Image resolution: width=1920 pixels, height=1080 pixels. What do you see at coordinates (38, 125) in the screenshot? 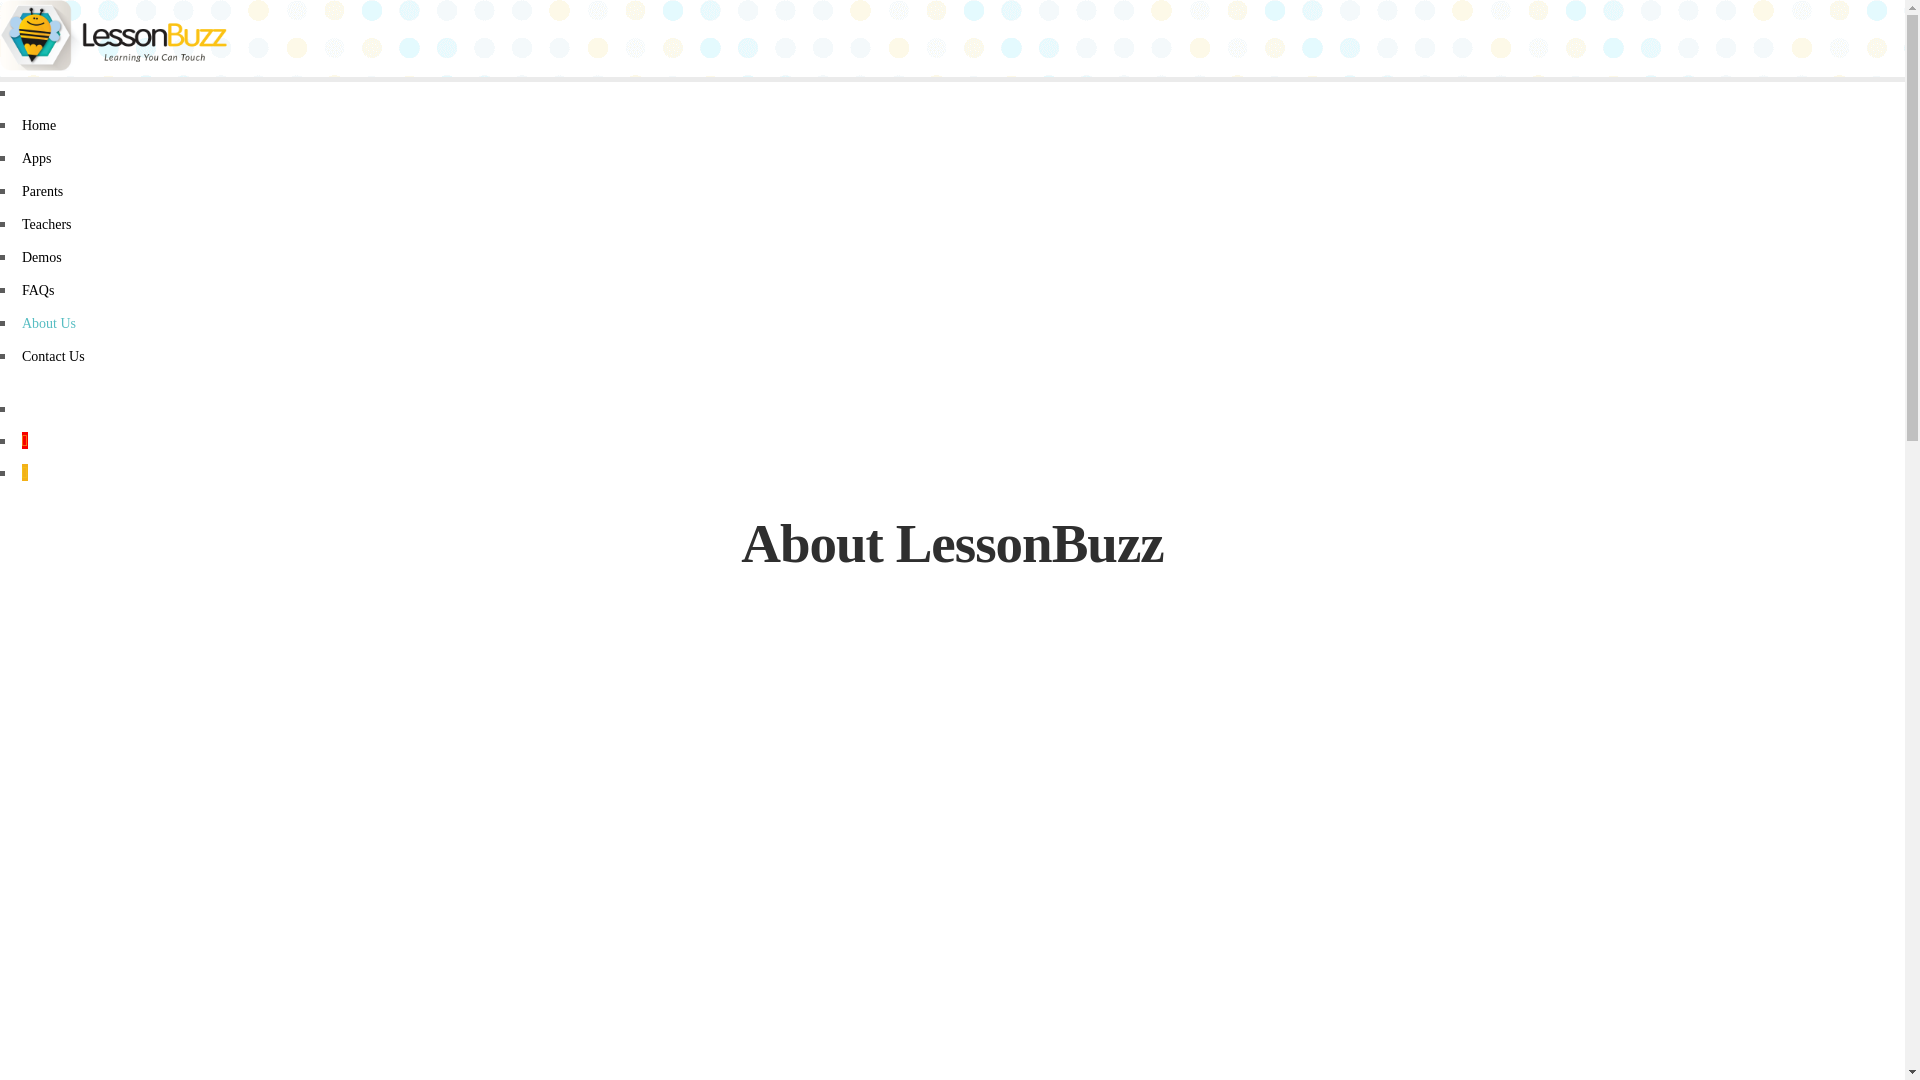
I see `'Home'` at bounding box center [38, 125].